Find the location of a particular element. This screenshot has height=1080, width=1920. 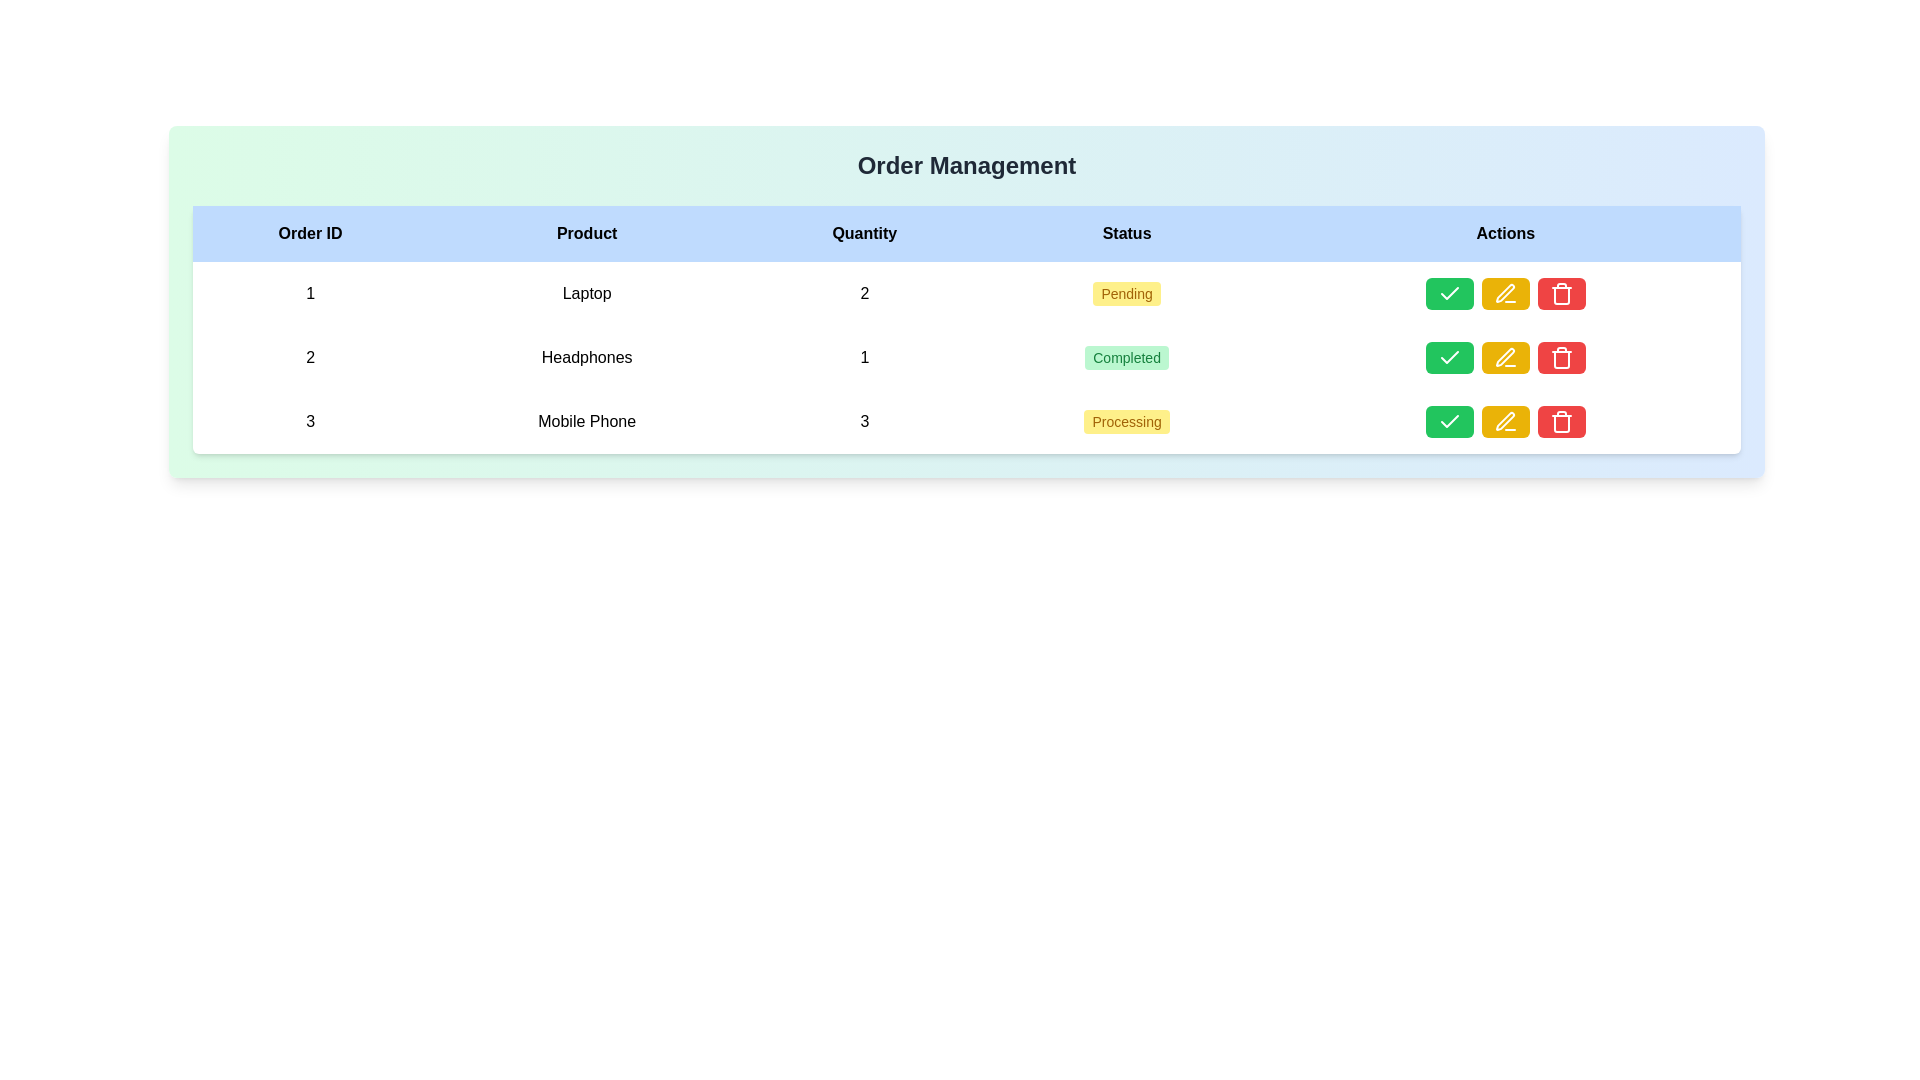

the yellow button with a pen icon in the center is located at coordinates (1505, 357).